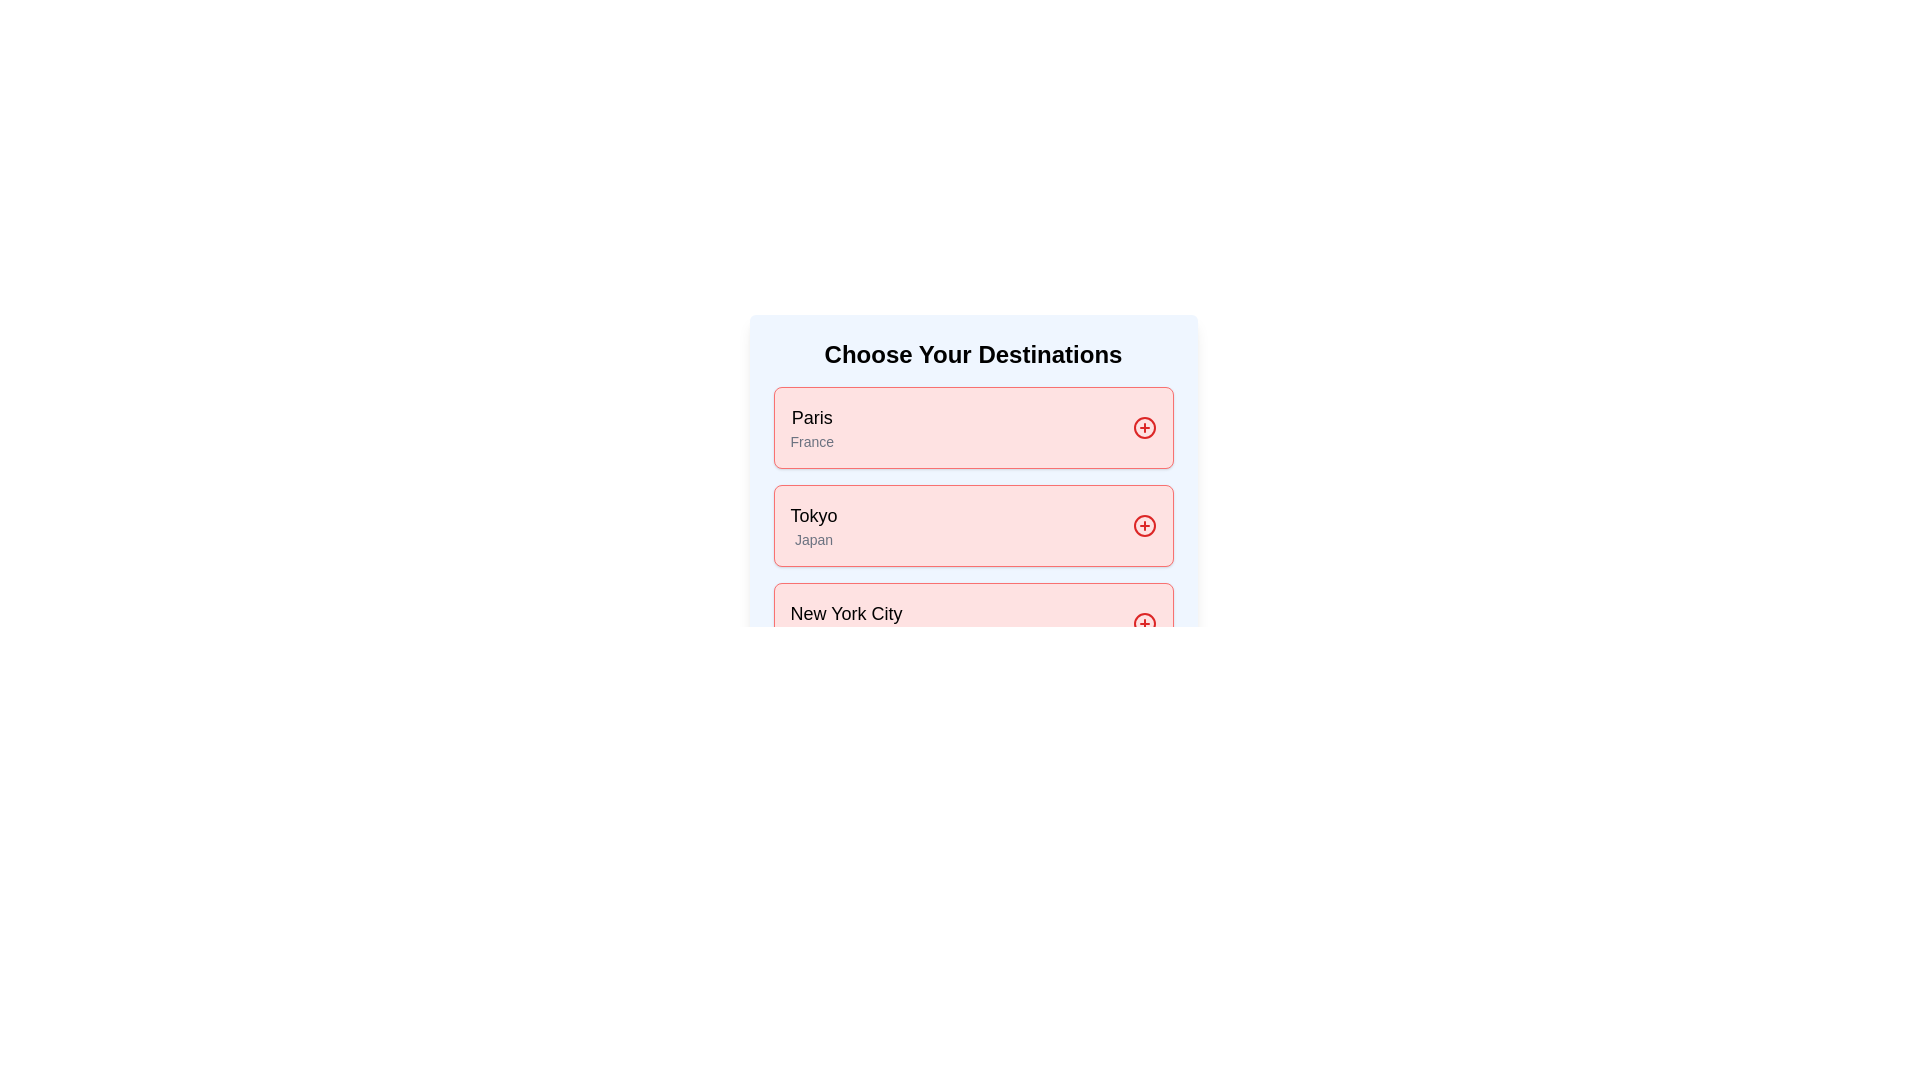 This screenshot has width=1920, height=1080. I want to click on the circular icon button with a plus sign, located in the upper-right corner of the card labeled 'Tokyo' and 'Japan', so click(1144, 524).